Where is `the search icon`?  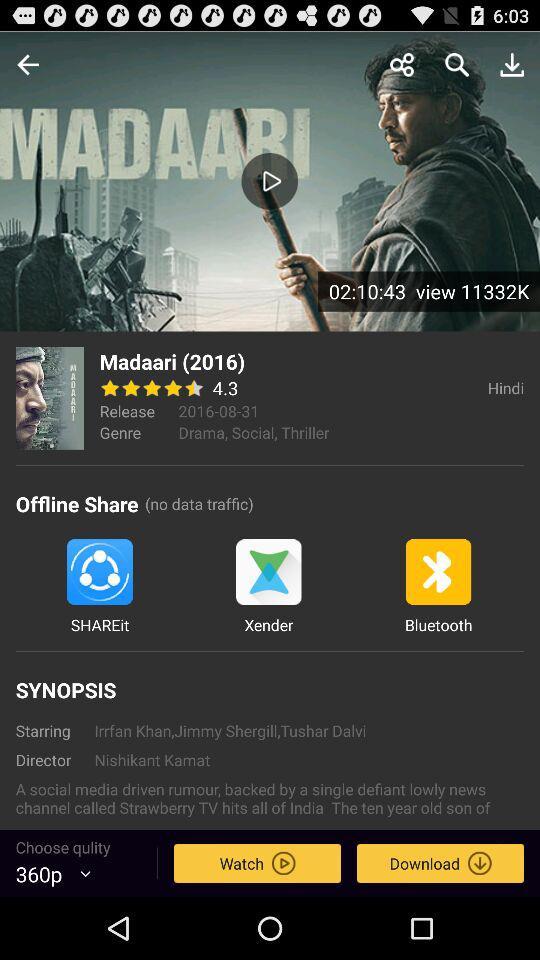 the search icon is located at coordinates (457, 69).